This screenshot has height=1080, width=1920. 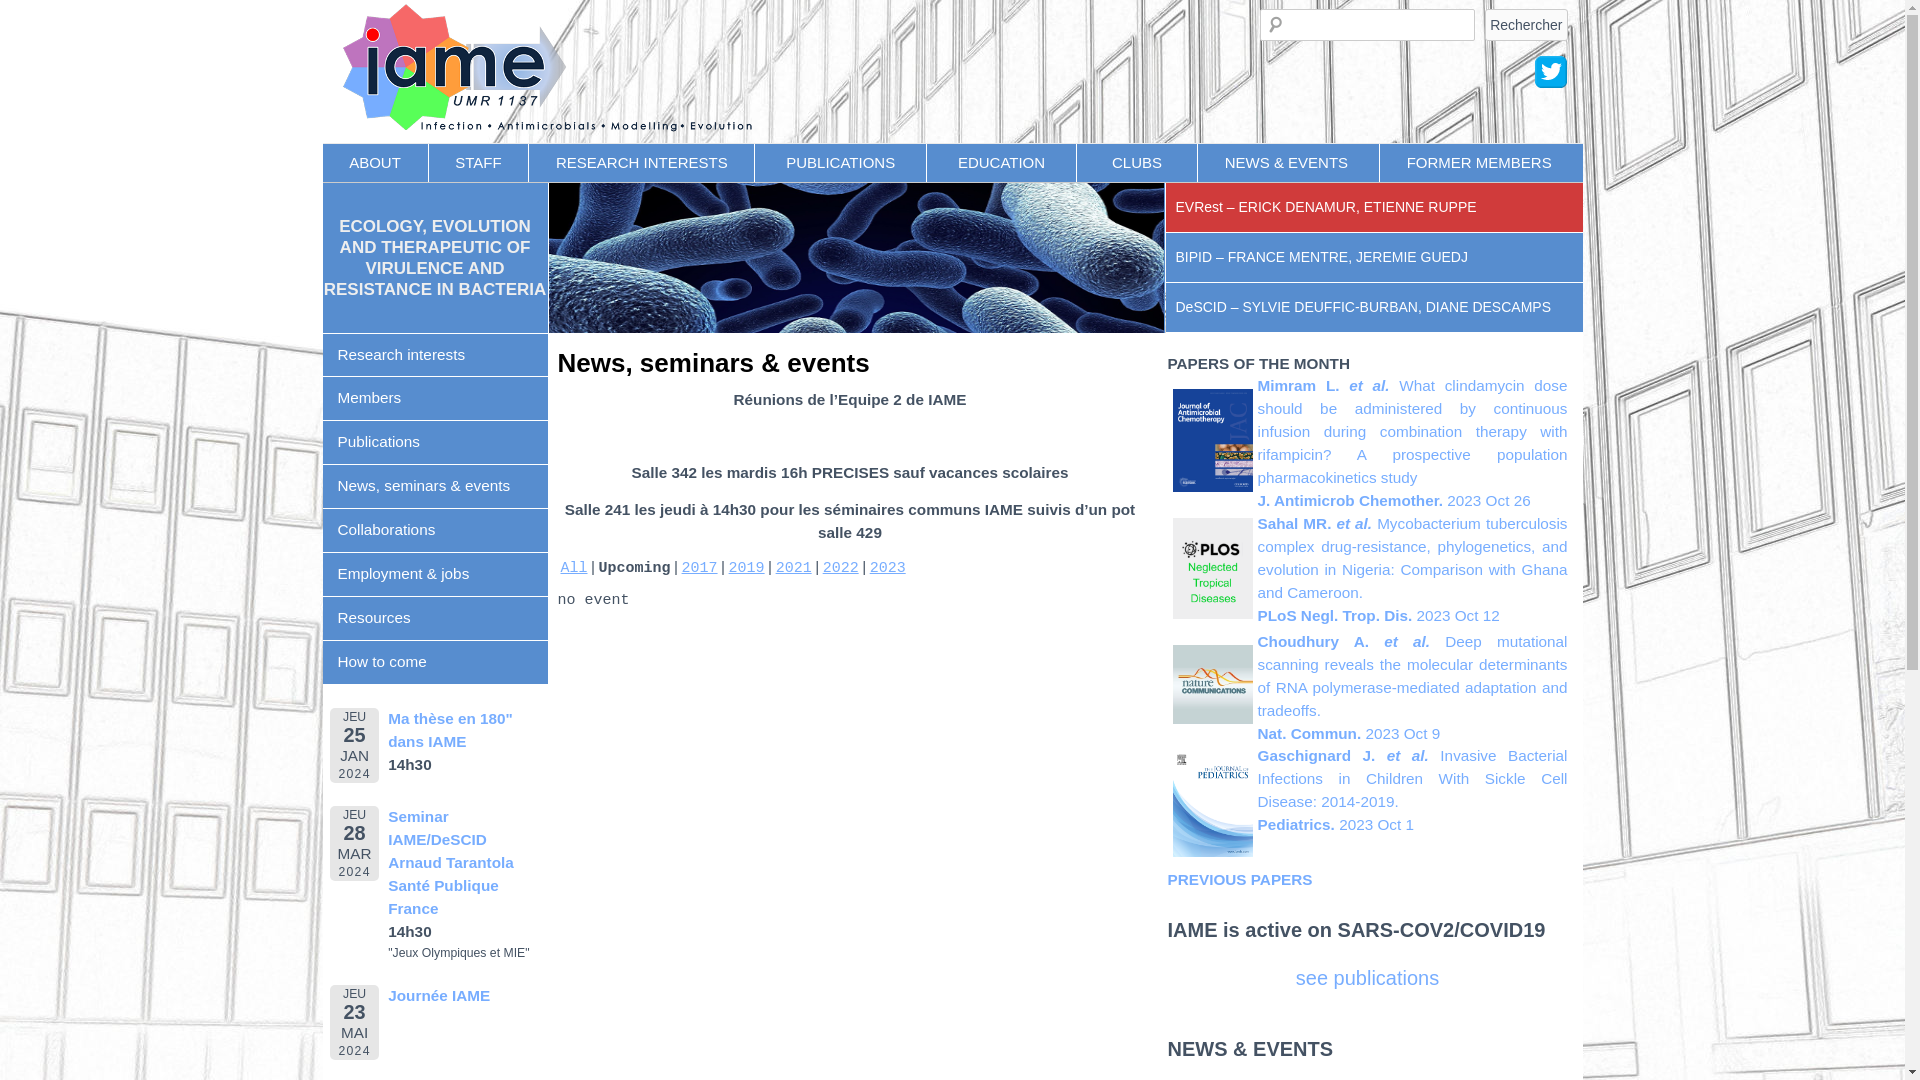 I want to click on ' EDUCATION ', so click(x=925, y=161).